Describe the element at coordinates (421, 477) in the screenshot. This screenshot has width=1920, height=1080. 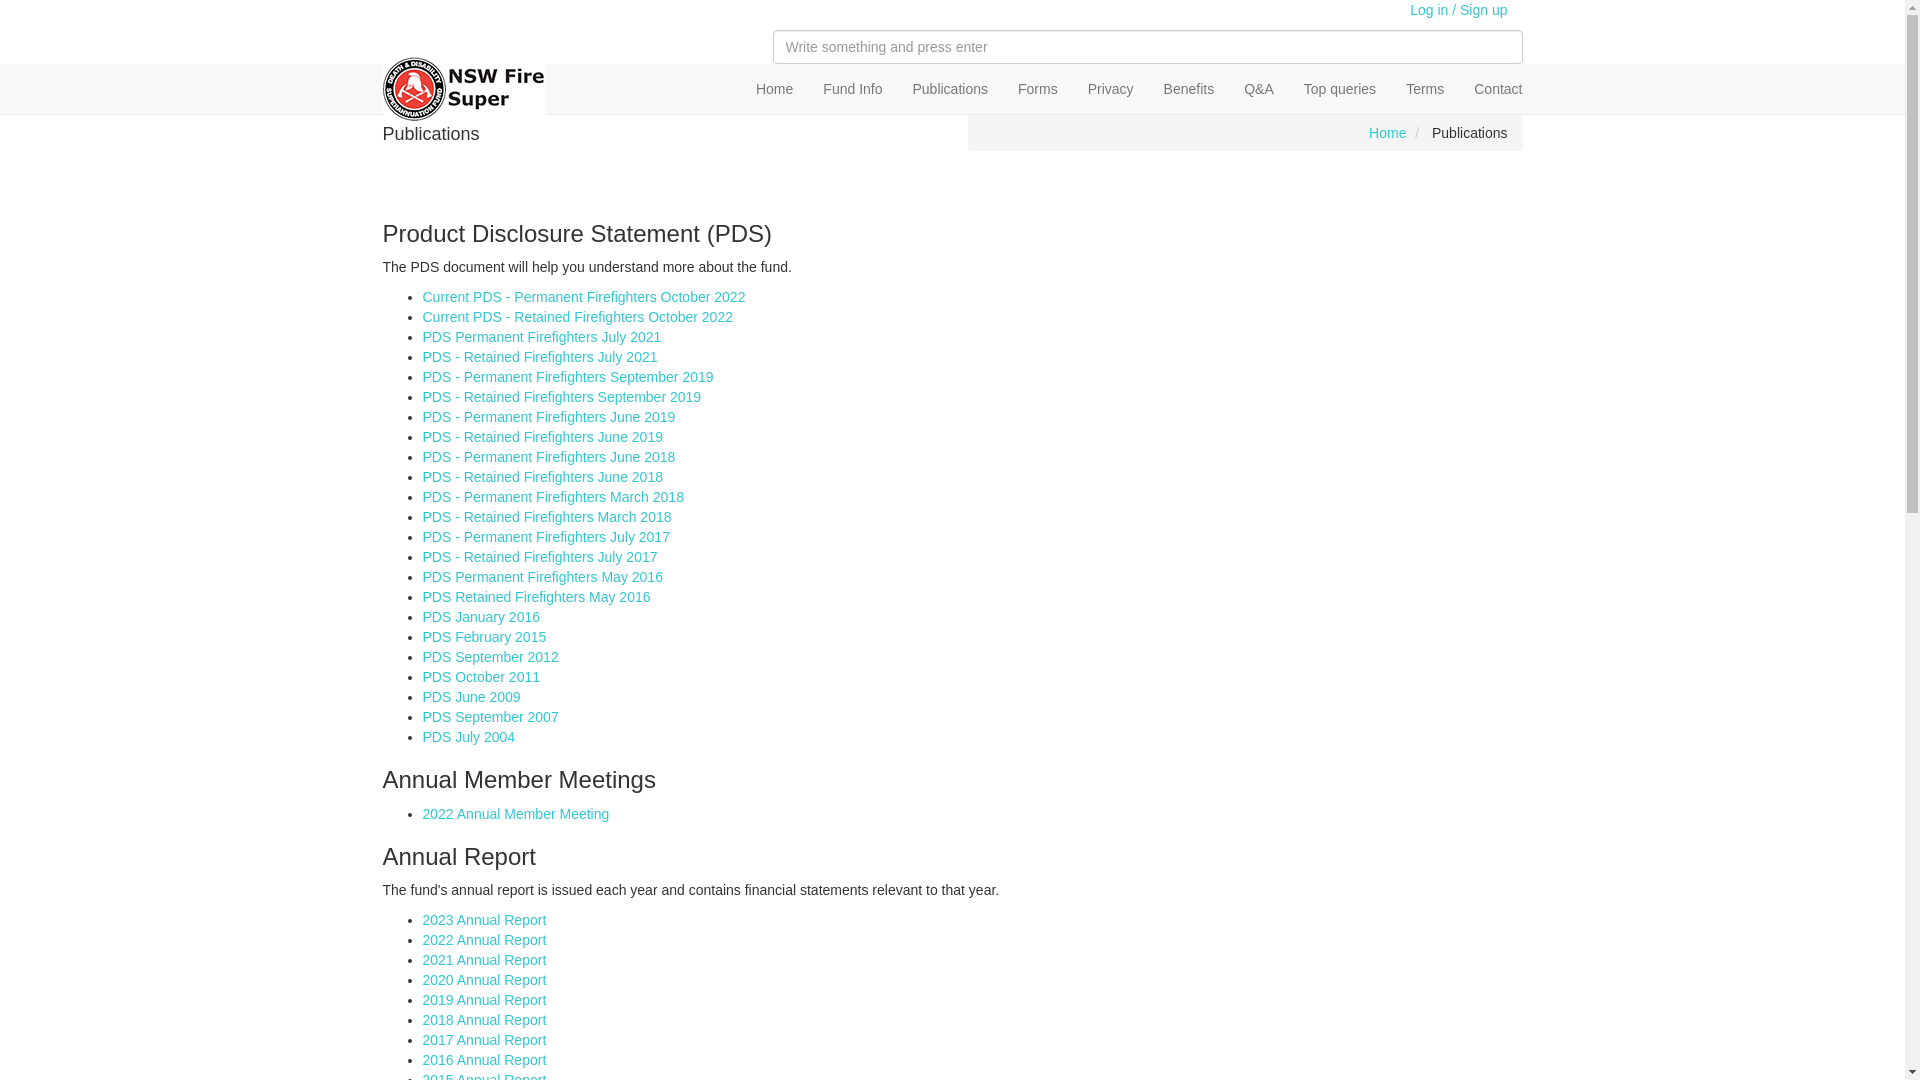
I see `'PDS - Retained Firefighters June 2018'` at that location.